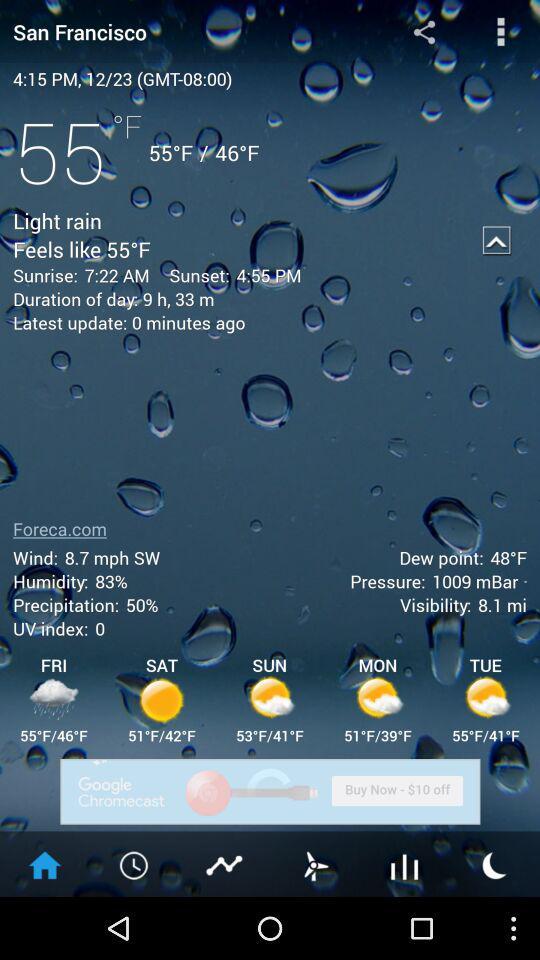 Image resolution: width=540 pixels, height=960 pixels. What do you see at coordinates (44, 925) in the screenshot?
I see `the home icon` at bounding box center [44, 925].